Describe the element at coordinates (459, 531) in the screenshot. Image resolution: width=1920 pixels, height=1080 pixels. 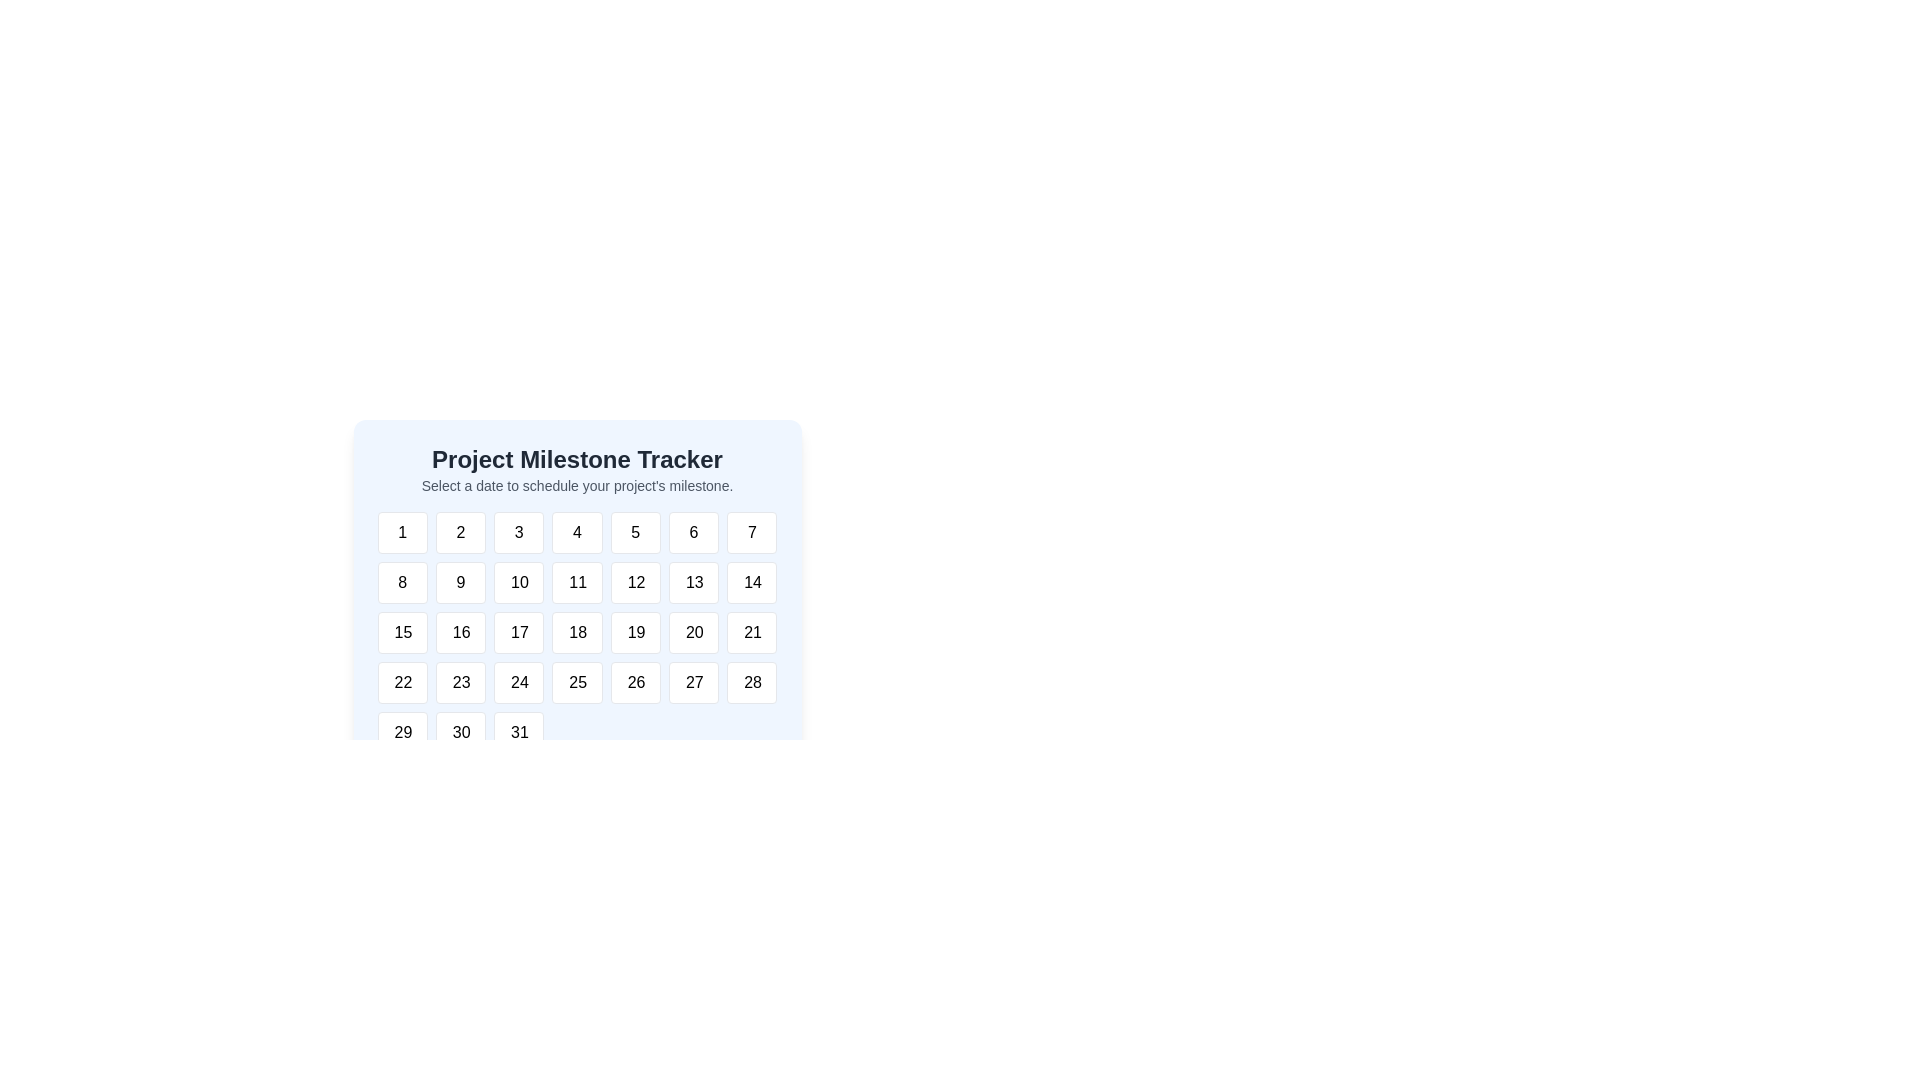
I see `the button representing the selectable date (2) in the calendar interface for keyboard navigation` at that location.